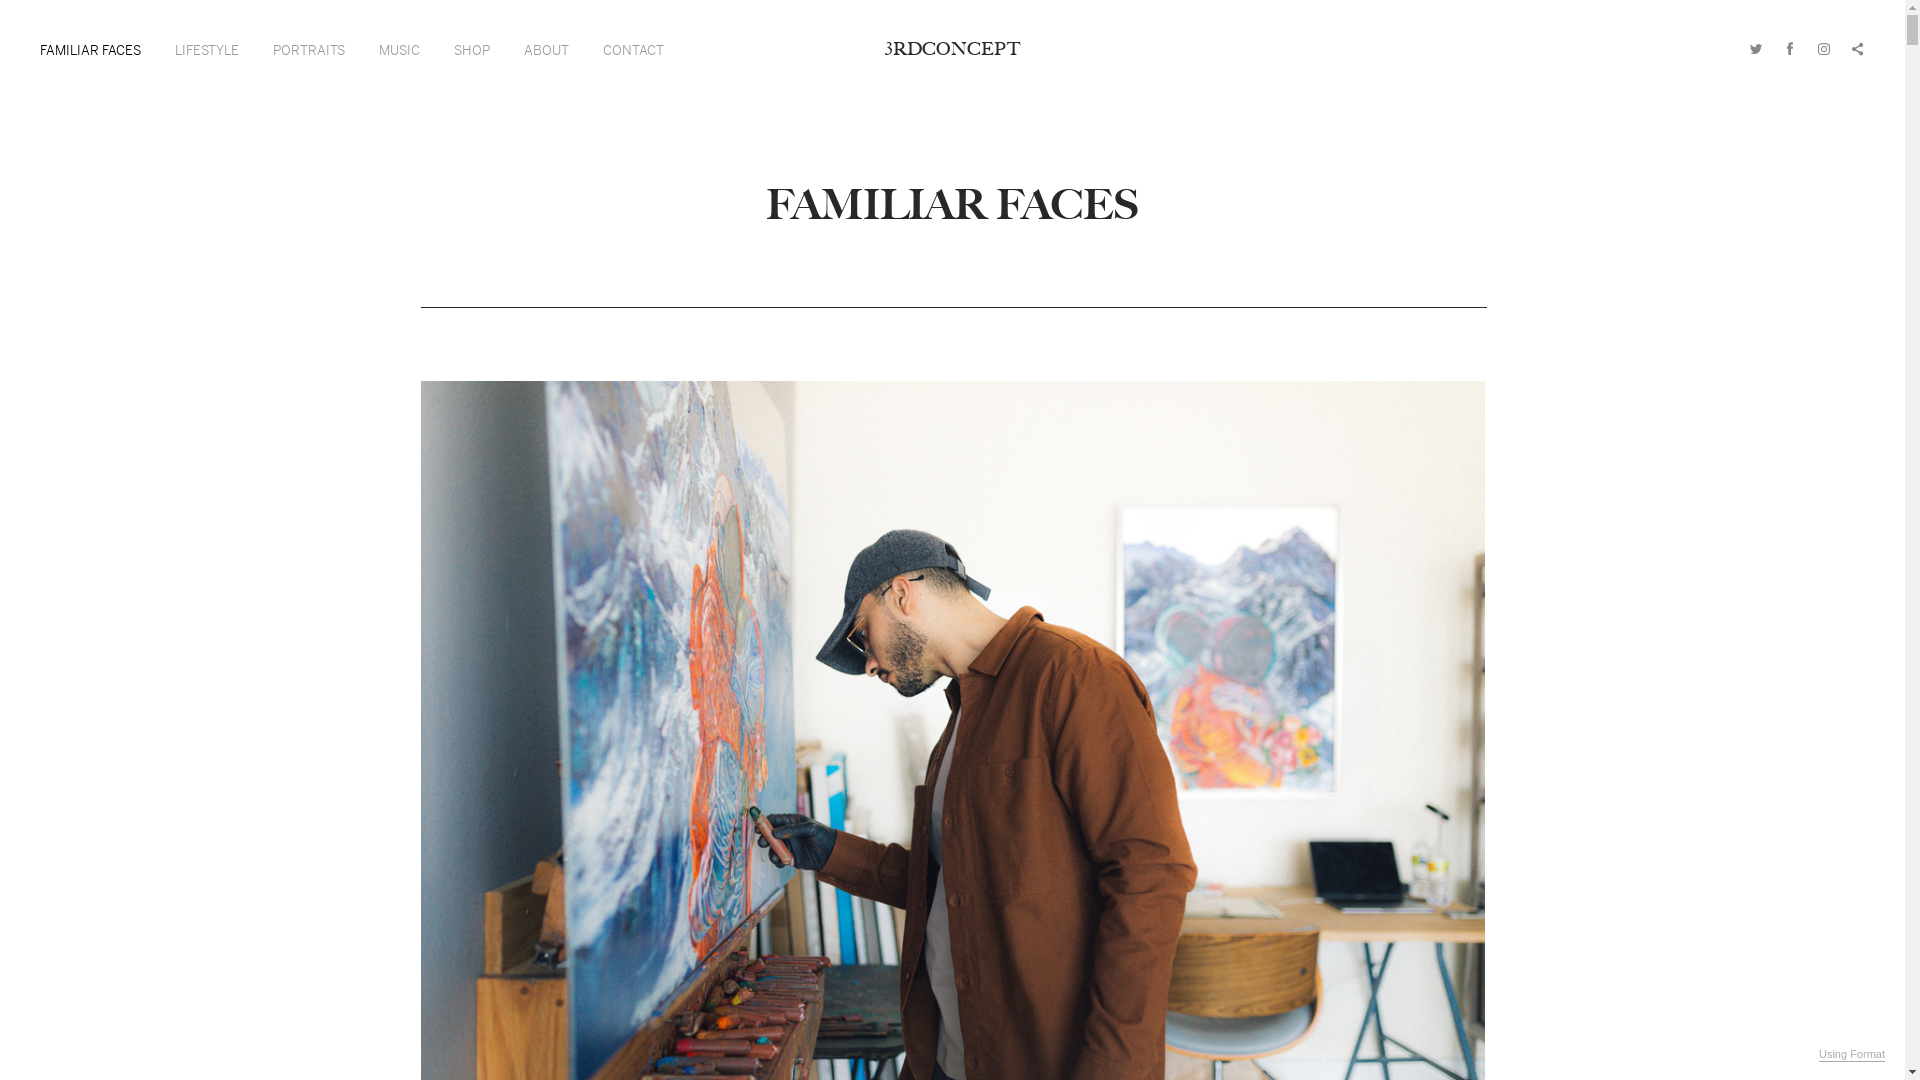  Describe the element at coordinates (1755, 47) in the screenshot. I see `'Twitter'` at that location.